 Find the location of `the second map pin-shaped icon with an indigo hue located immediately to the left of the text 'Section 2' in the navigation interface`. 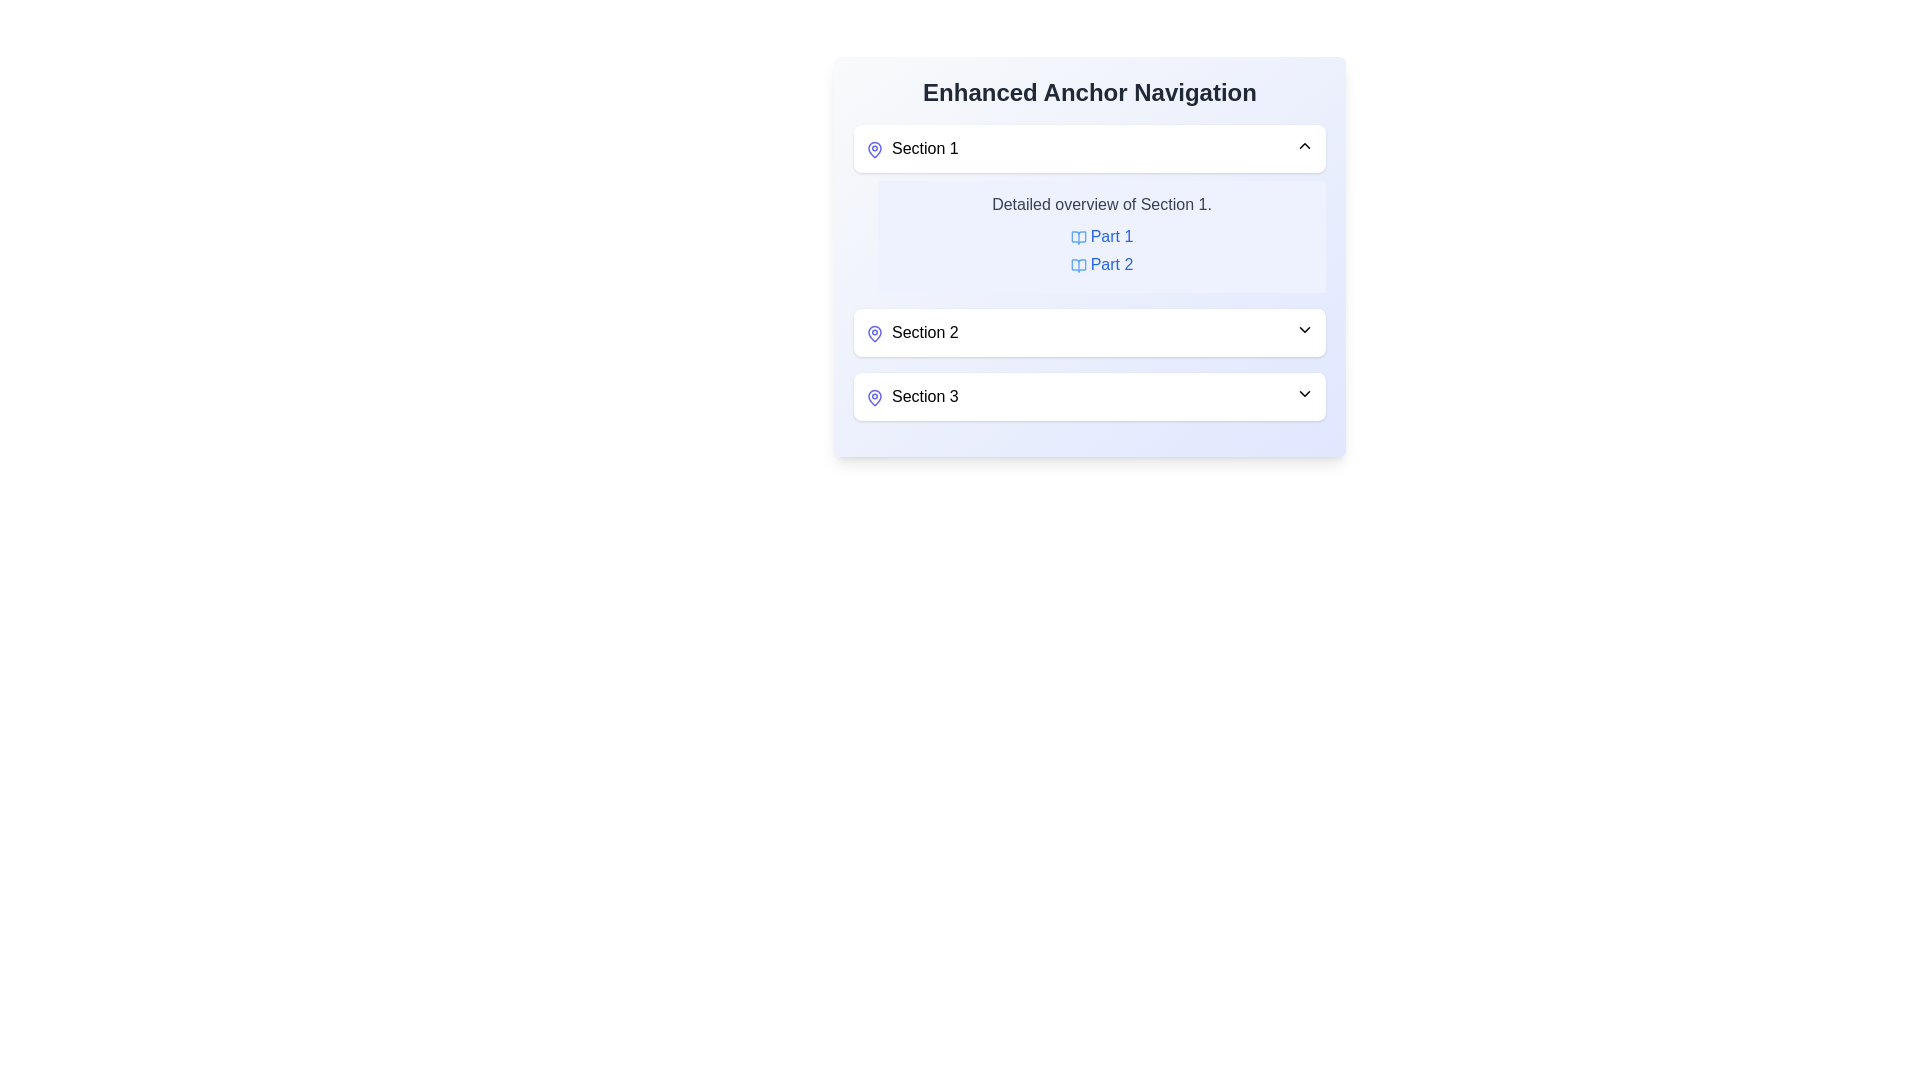

the second map pin-shaped icon with an indigo hue located immediately to the left of the text 'Section 2' in the navigation interface is located at coordinates (874, 331).